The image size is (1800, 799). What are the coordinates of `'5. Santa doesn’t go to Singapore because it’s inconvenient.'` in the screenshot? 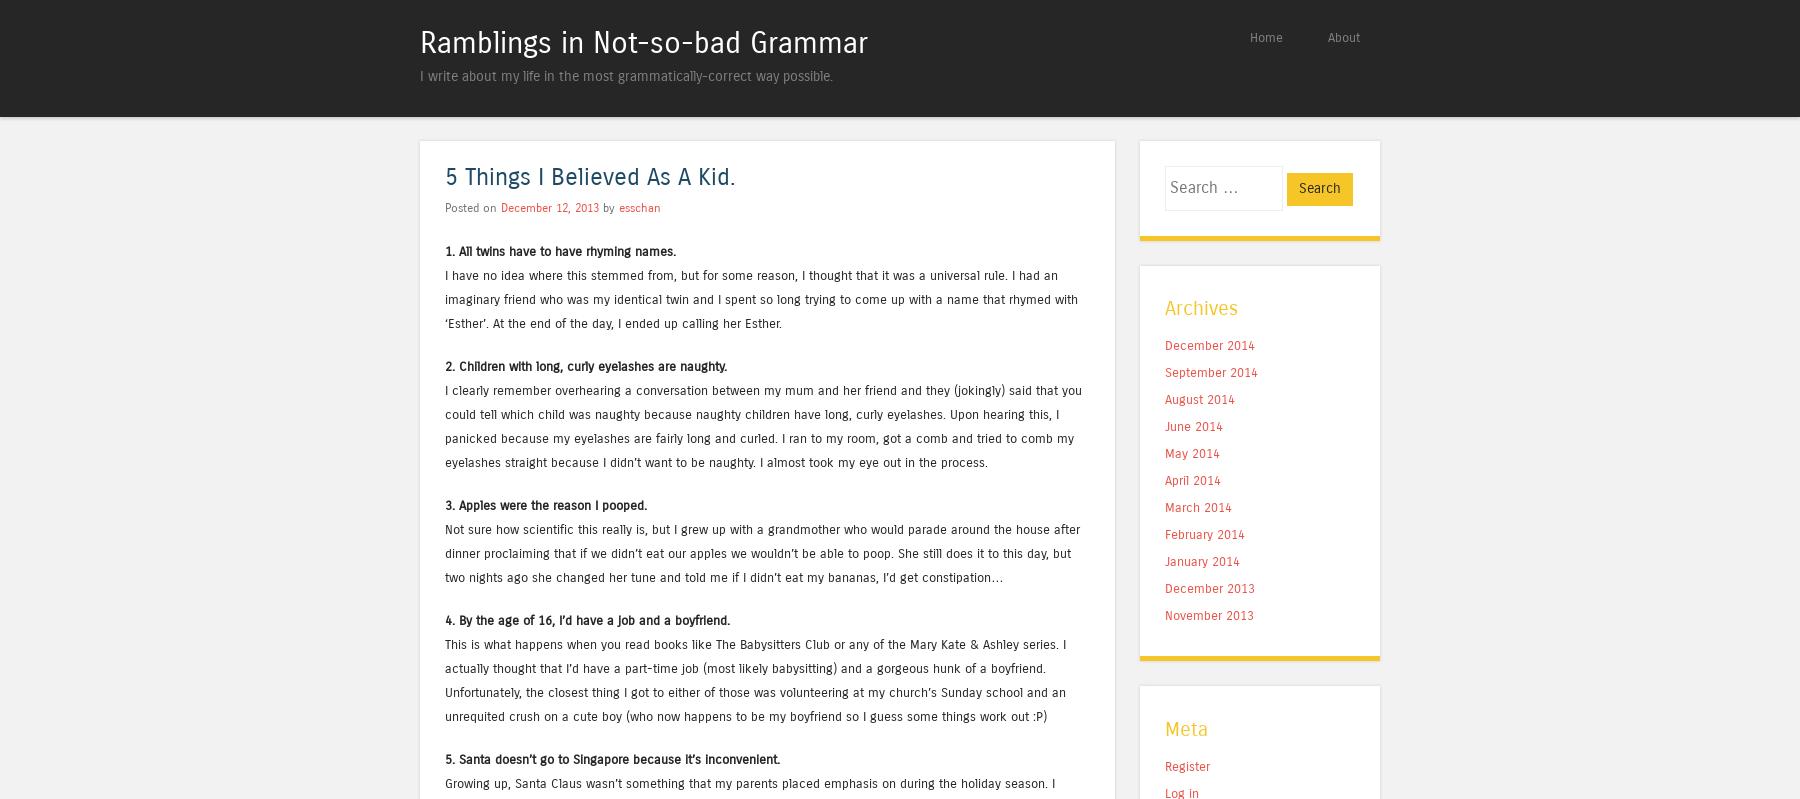 It's located at (612, 759).